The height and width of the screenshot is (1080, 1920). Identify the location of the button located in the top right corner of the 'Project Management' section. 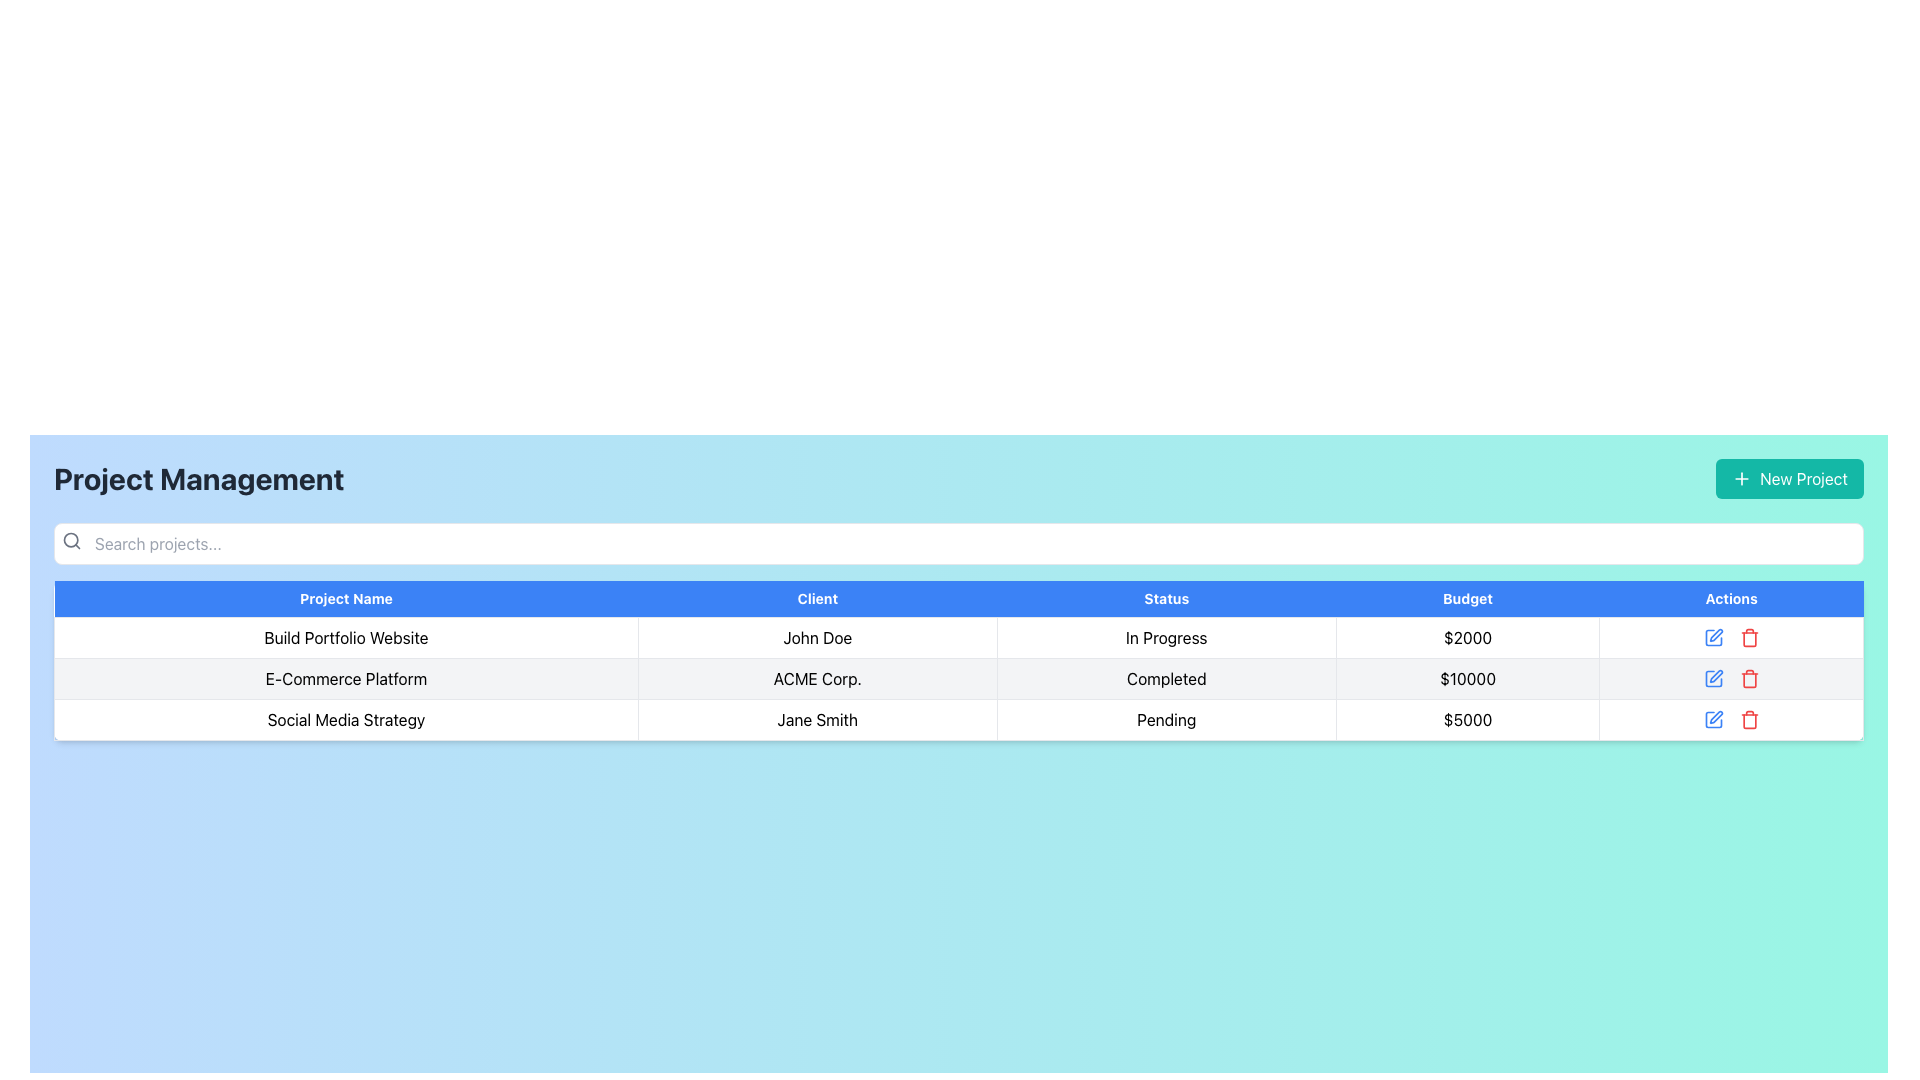
(1790, 478).